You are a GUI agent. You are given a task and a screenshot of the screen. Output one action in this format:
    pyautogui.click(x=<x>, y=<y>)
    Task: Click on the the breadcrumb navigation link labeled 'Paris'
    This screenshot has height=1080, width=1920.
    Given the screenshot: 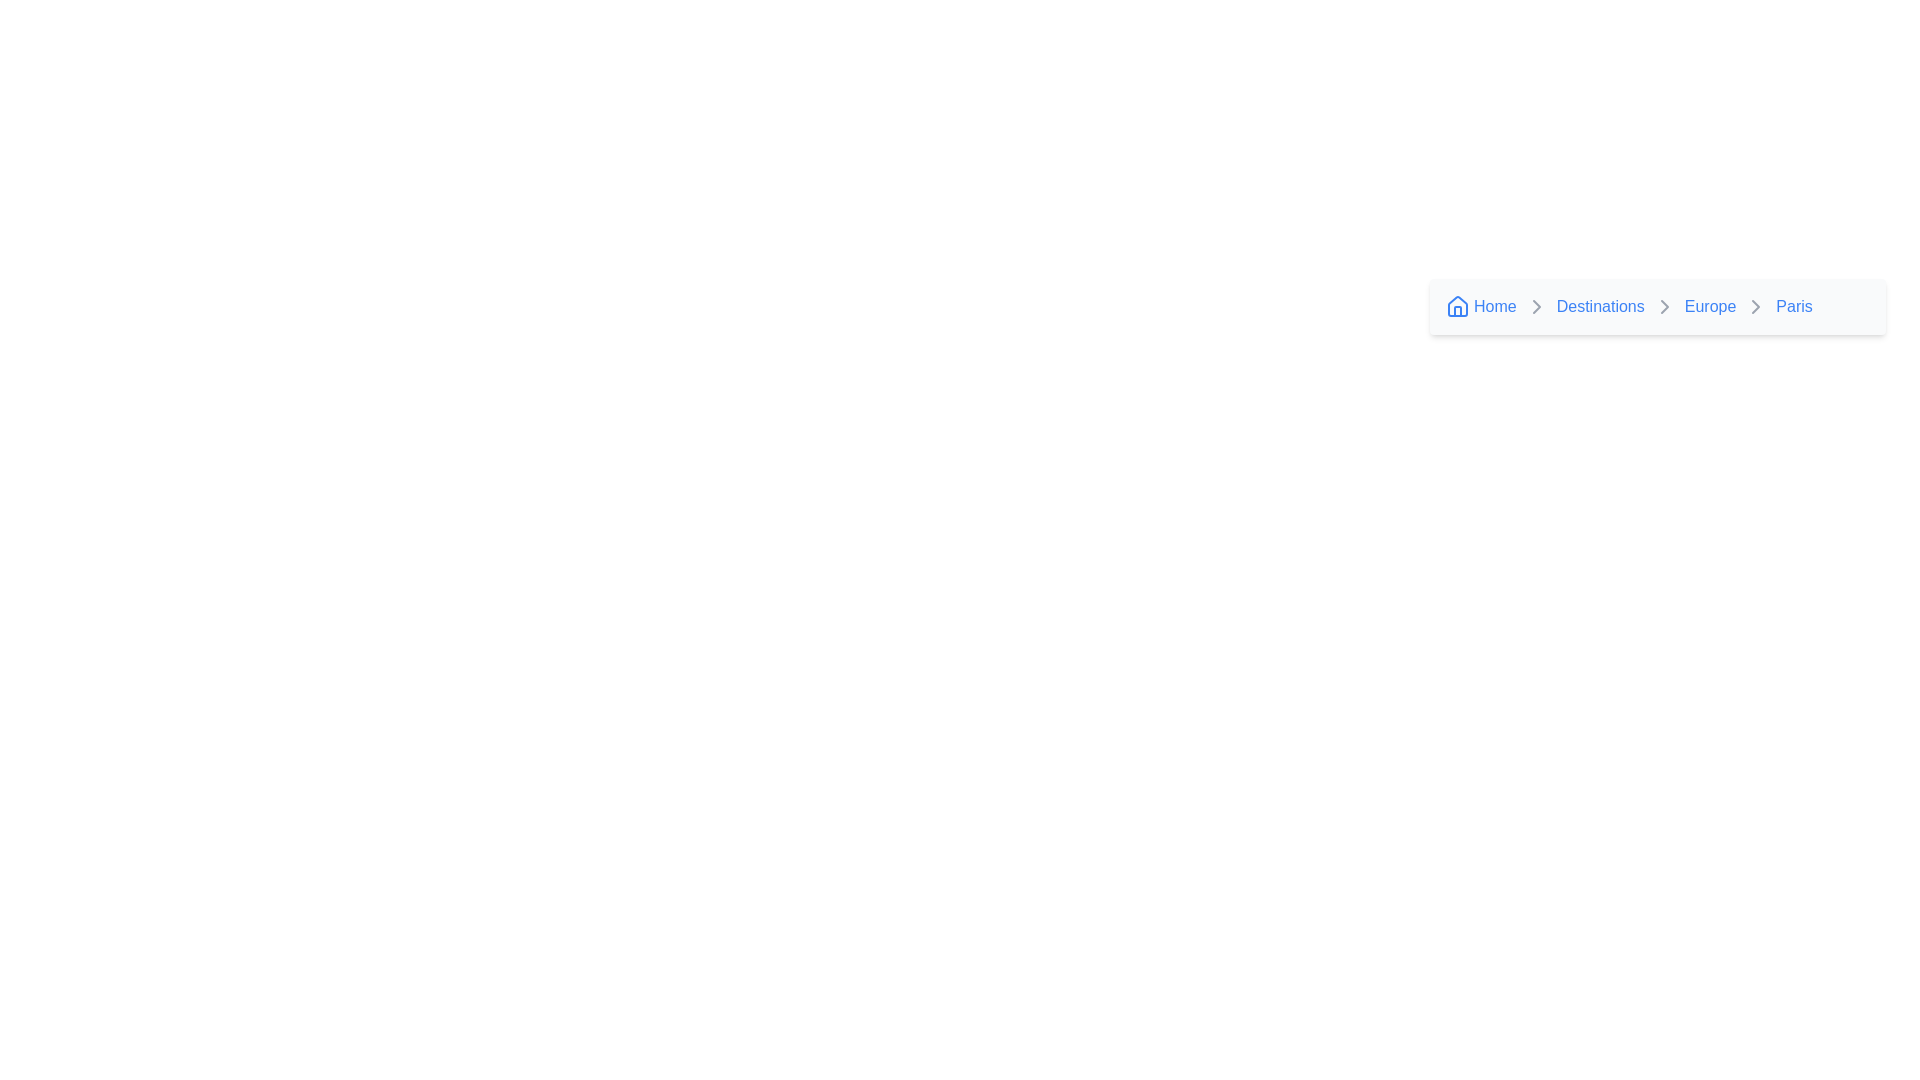 What is the action you would take?
    pyautogui.click(x=1794, y=307)
    